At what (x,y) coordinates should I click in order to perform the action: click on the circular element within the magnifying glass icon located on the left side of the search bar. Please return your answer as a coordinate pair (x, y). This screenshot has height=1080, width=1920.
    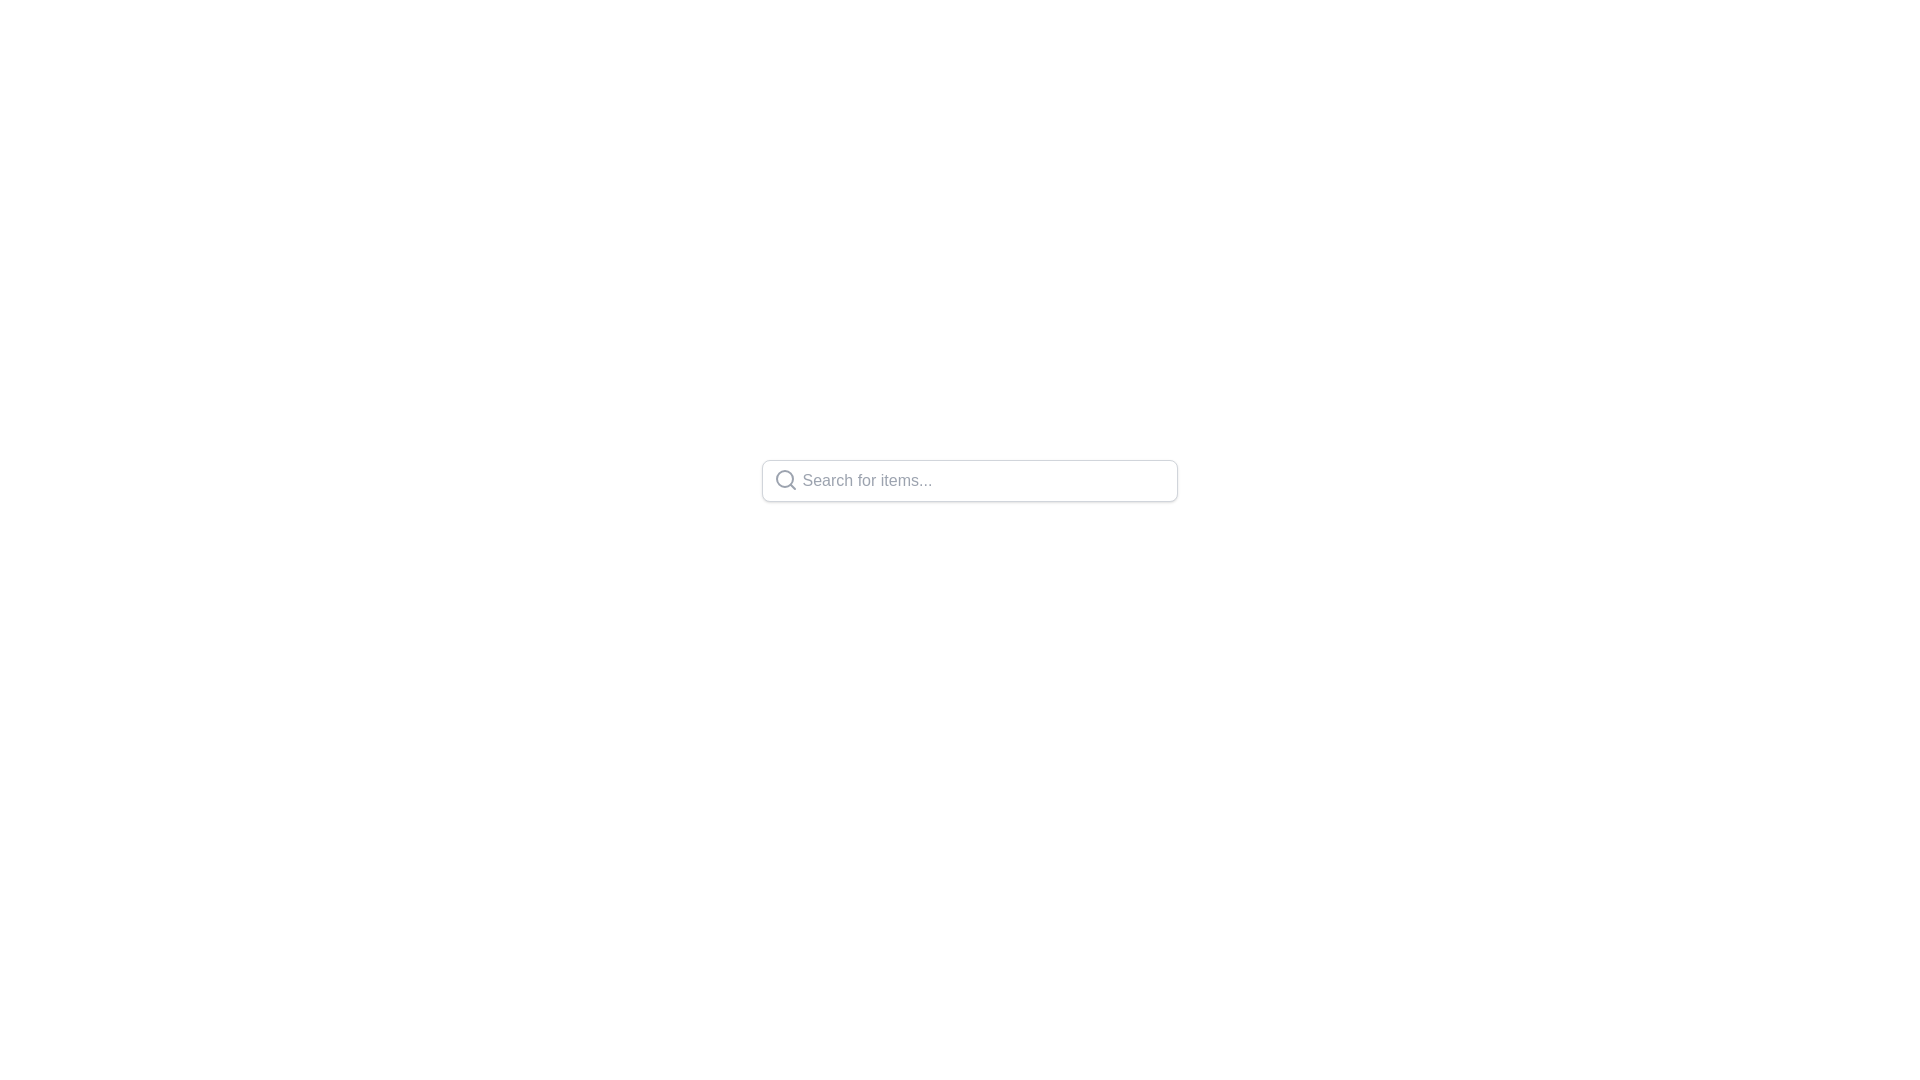
    Looking at the image, I should click on (783, 478).